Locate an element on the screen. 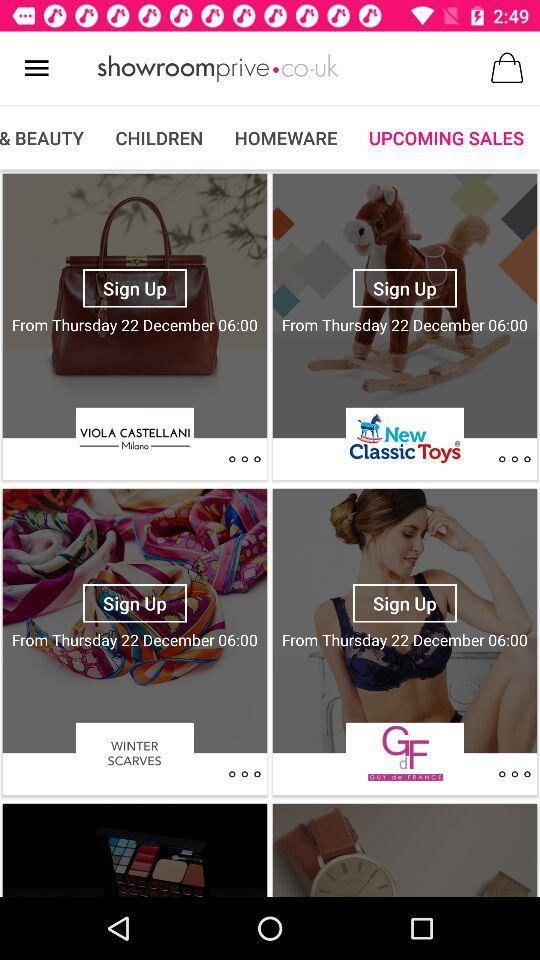  the dots option to the right of new classic toys text is located at coordinates (514, 459).